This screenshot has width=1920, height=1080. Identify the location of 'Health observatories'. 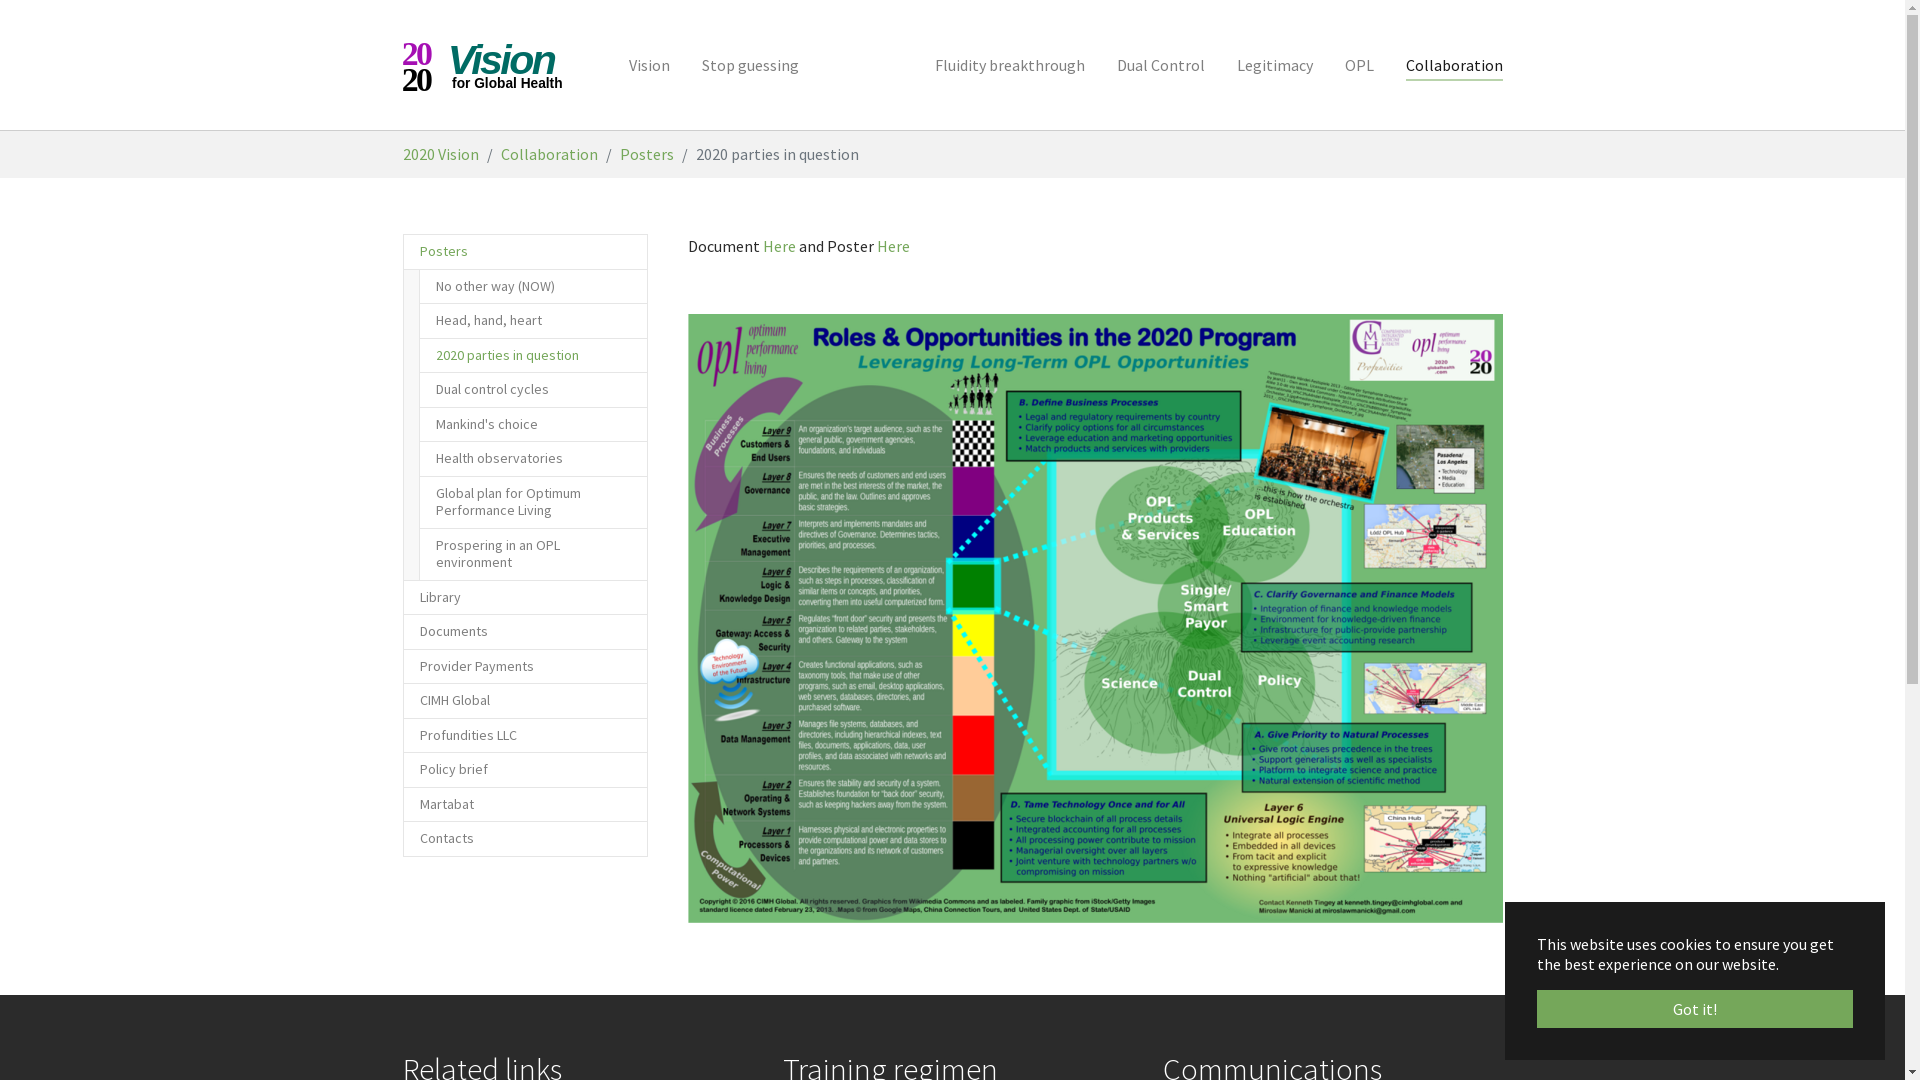
(532, 459).